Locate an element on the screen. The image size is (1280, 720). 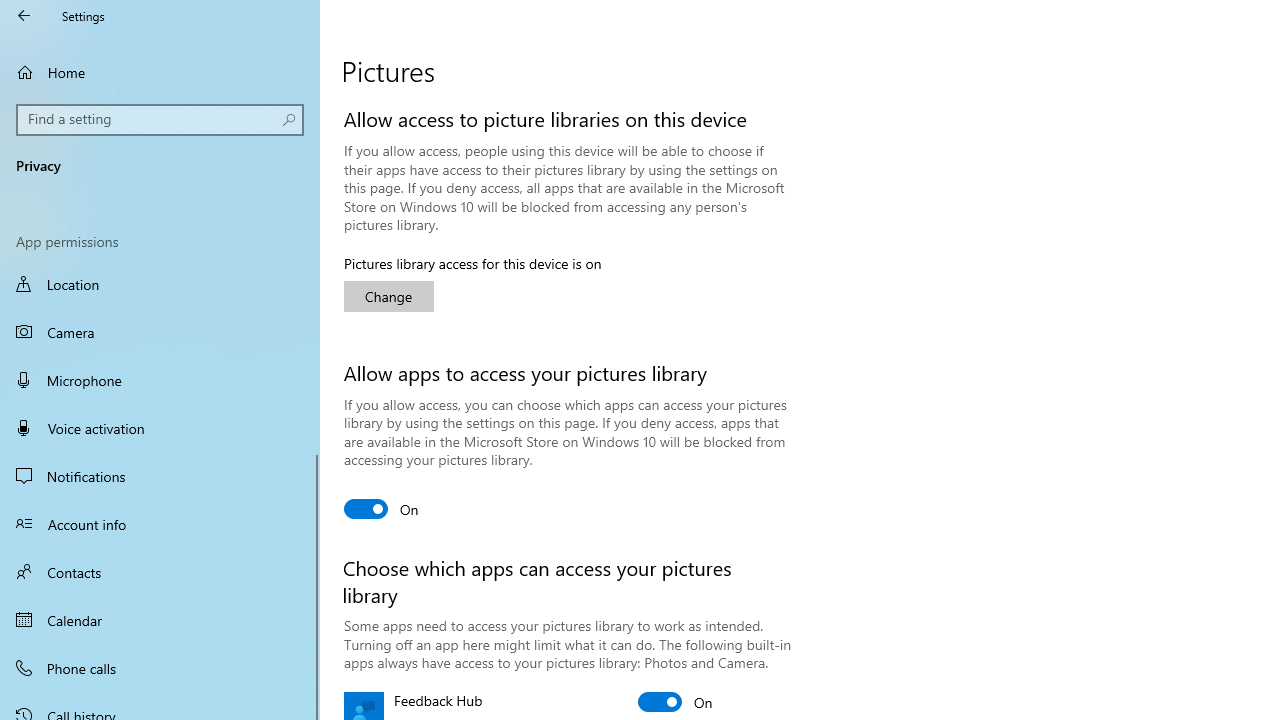
'Search box, Find a setting' is located at coordinates (160, 119).